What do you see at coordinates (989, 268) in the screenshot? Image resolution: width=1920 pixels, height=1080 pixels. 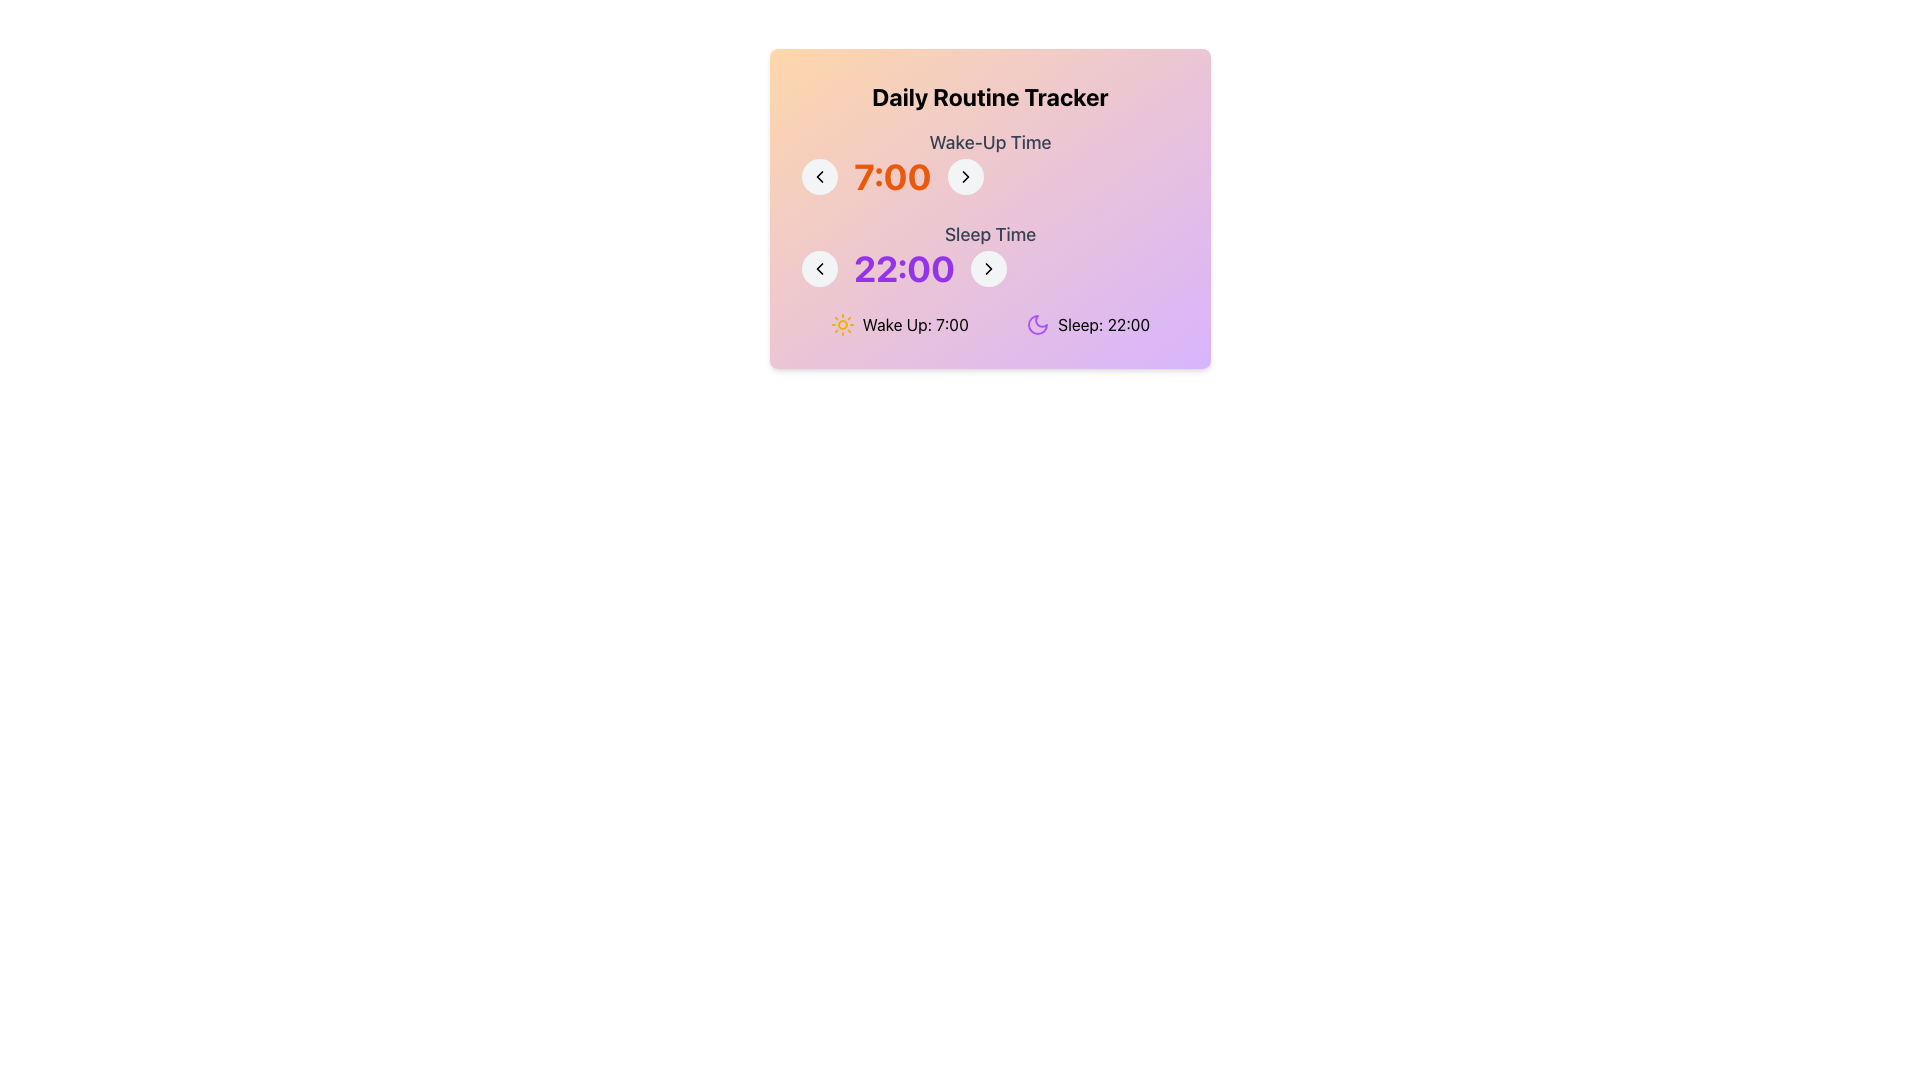 I see `the second button in the bottom-right section of the interface to increase the sleep time, located to the right of the 'Sleep Time' label and '22:00' text` at bounding box center [989, 268].